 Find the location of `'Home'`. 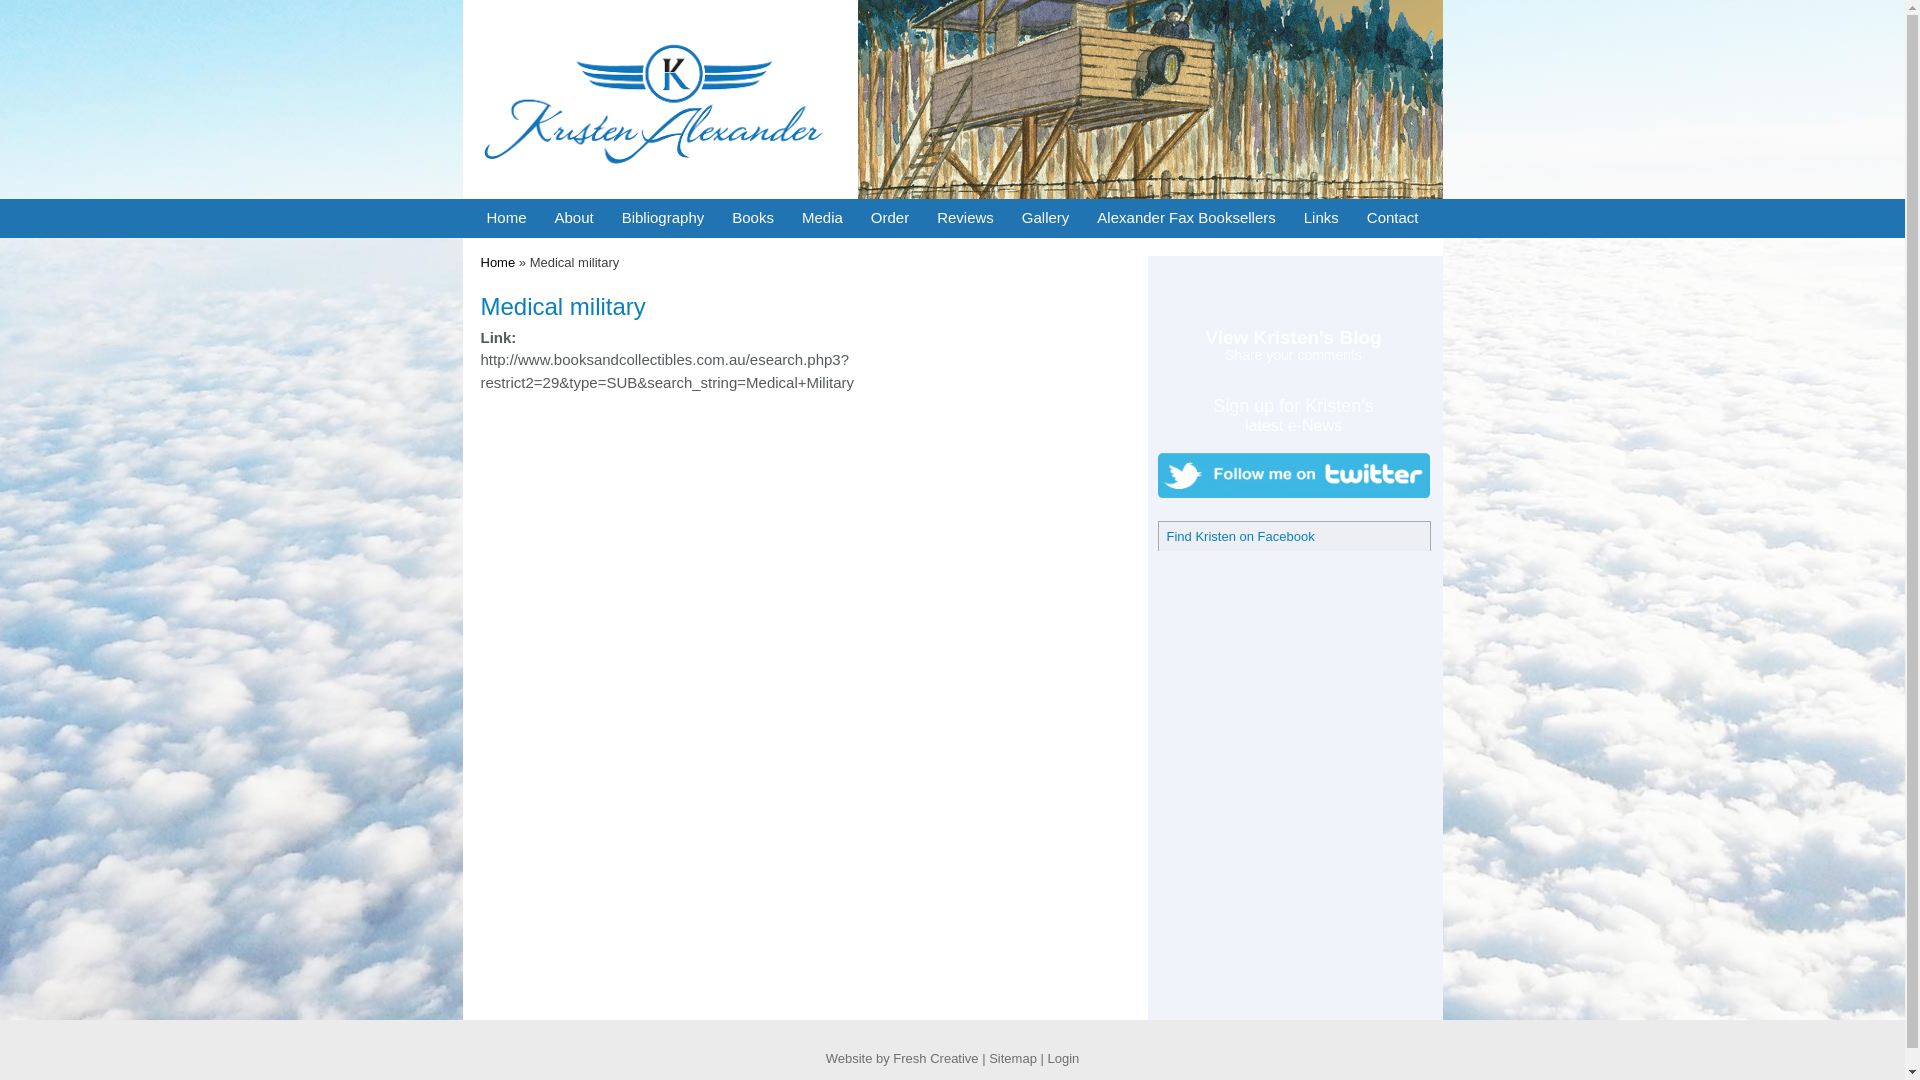

'Home' is located at coordinates (497, 261).